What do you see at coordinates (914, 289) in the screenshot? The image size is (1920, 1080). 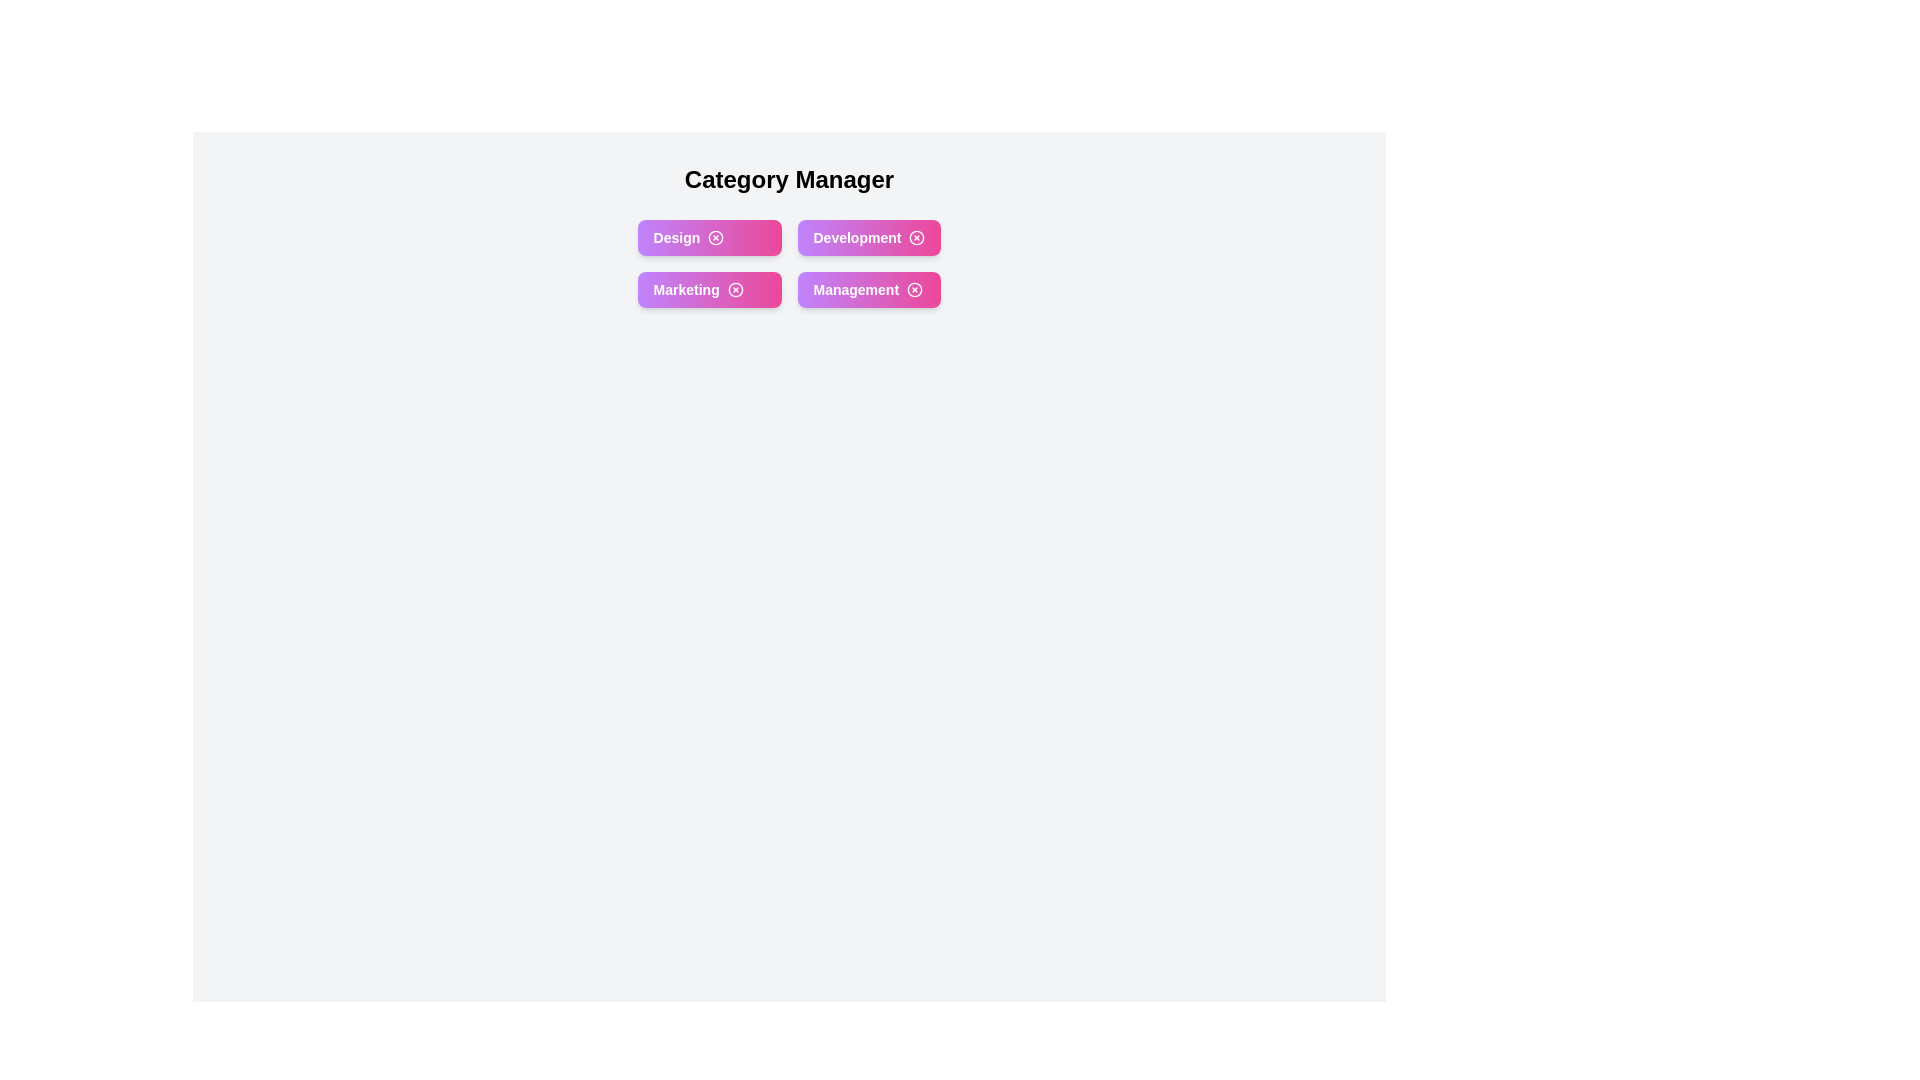 I see `close button on the category chip labeled Management to remove it` at bounding box center [914, 289].